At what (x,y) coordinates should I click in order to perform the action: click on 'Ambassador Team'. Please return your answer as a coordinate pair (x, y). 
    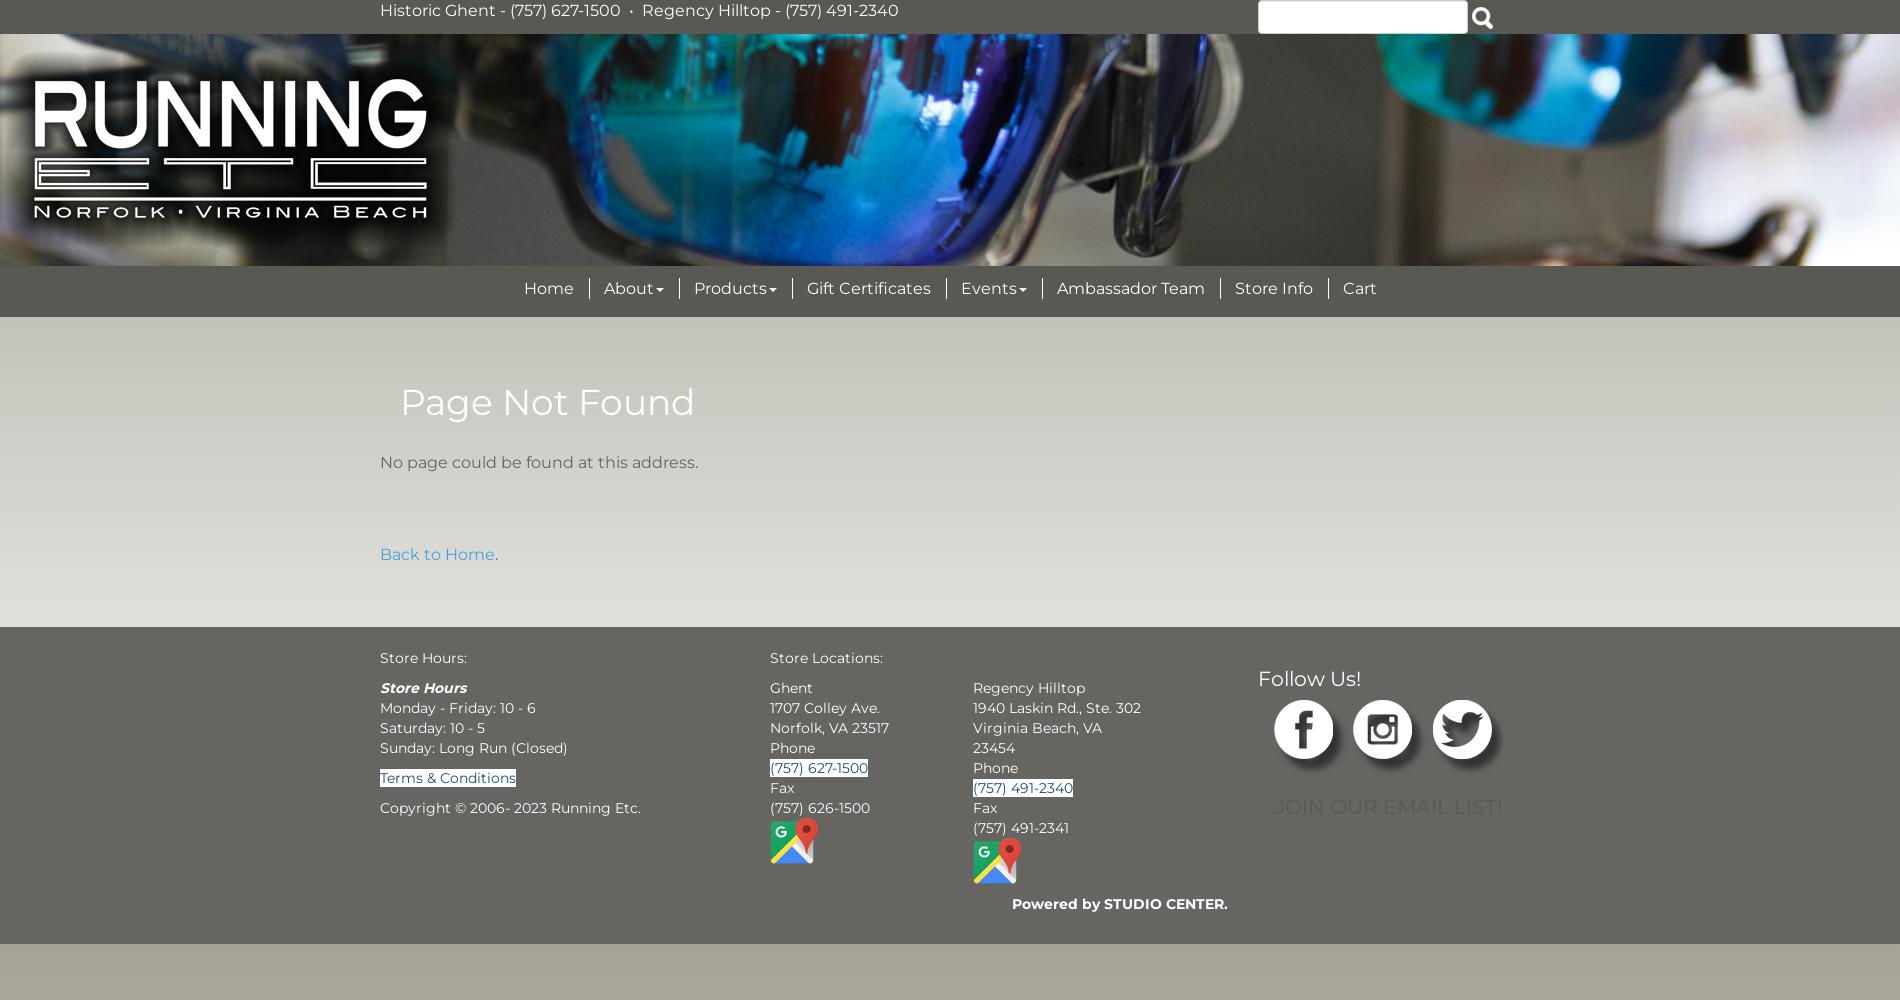
    Looking at the image, I should click on (1129, 288).